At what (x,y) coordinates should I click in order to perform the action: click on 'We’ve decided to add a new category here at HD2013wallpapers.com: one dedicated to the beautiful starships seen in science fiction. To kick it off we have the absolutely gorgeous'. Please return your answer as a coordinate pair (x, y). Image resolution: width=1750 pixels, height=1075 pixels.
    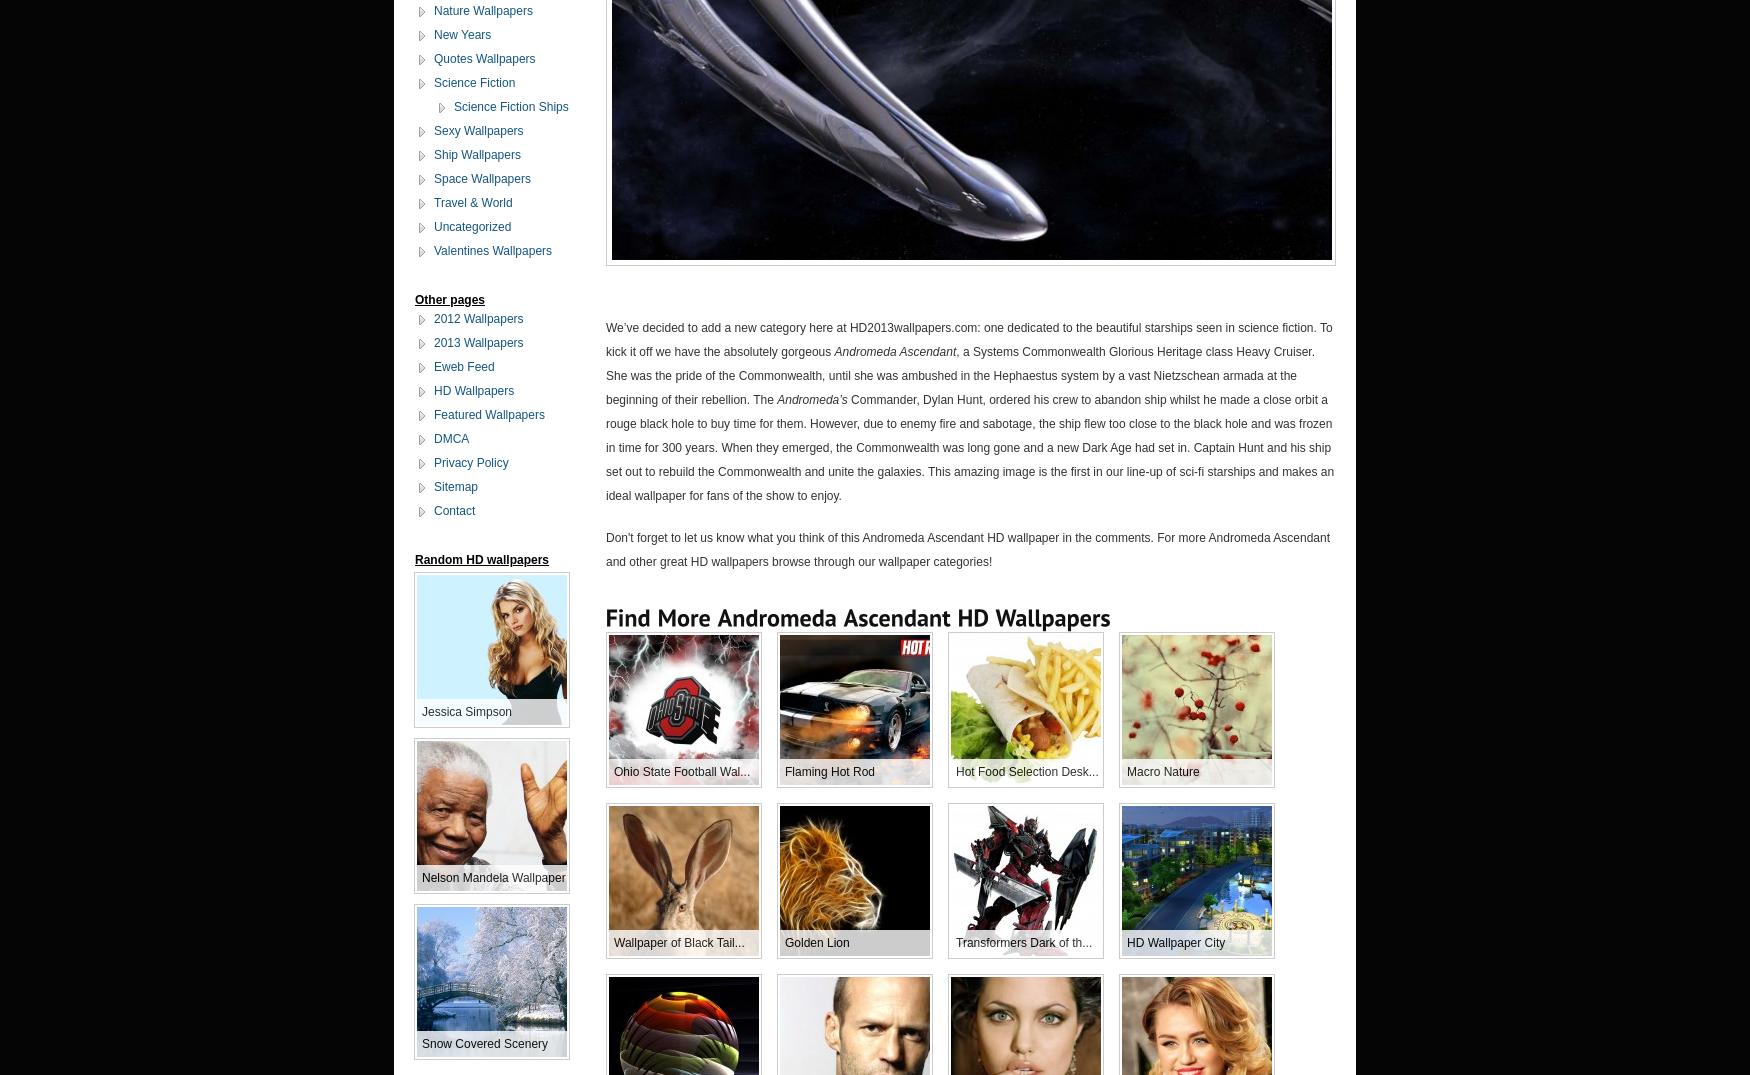
    Looking at the image, I should click on (968, 337).